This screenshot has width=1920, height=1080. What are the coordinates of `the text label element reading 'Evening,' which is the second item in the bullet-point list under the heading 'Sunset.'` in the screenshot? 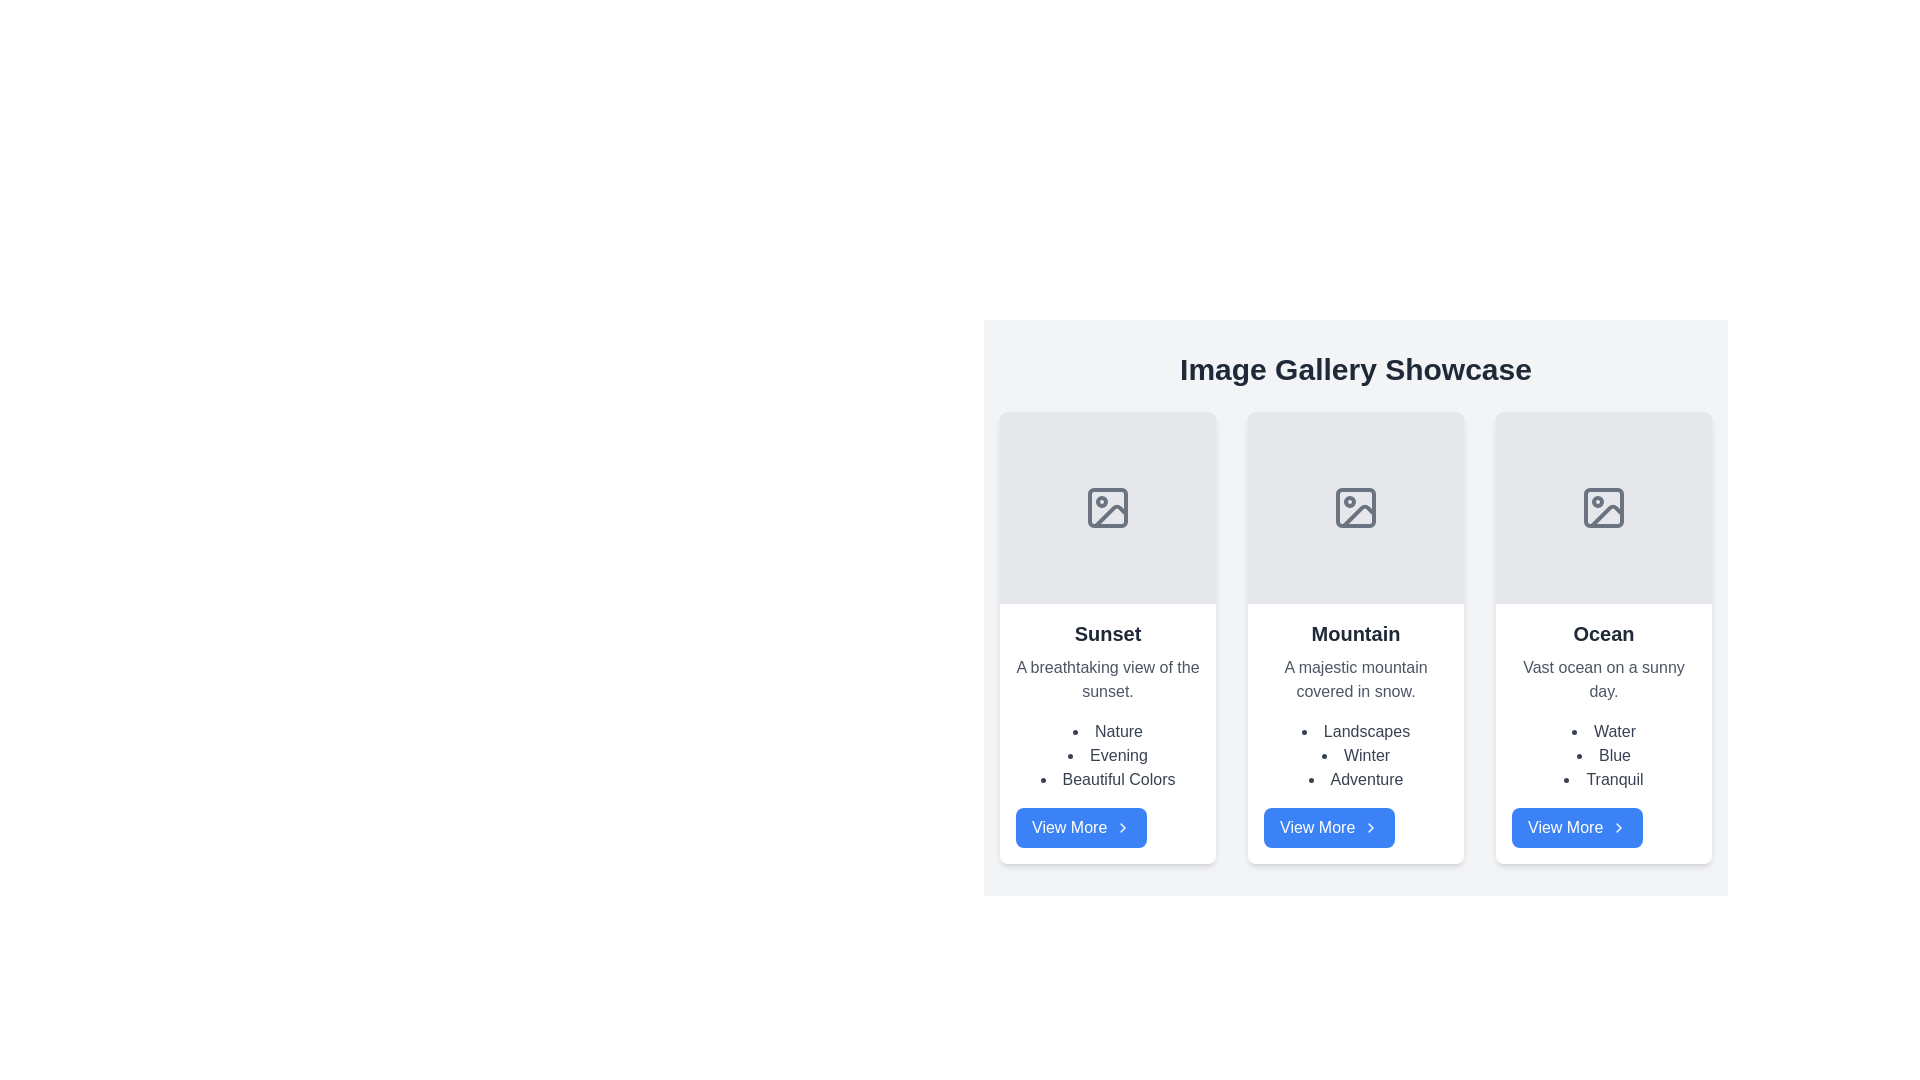 It's located at (1107, 756).